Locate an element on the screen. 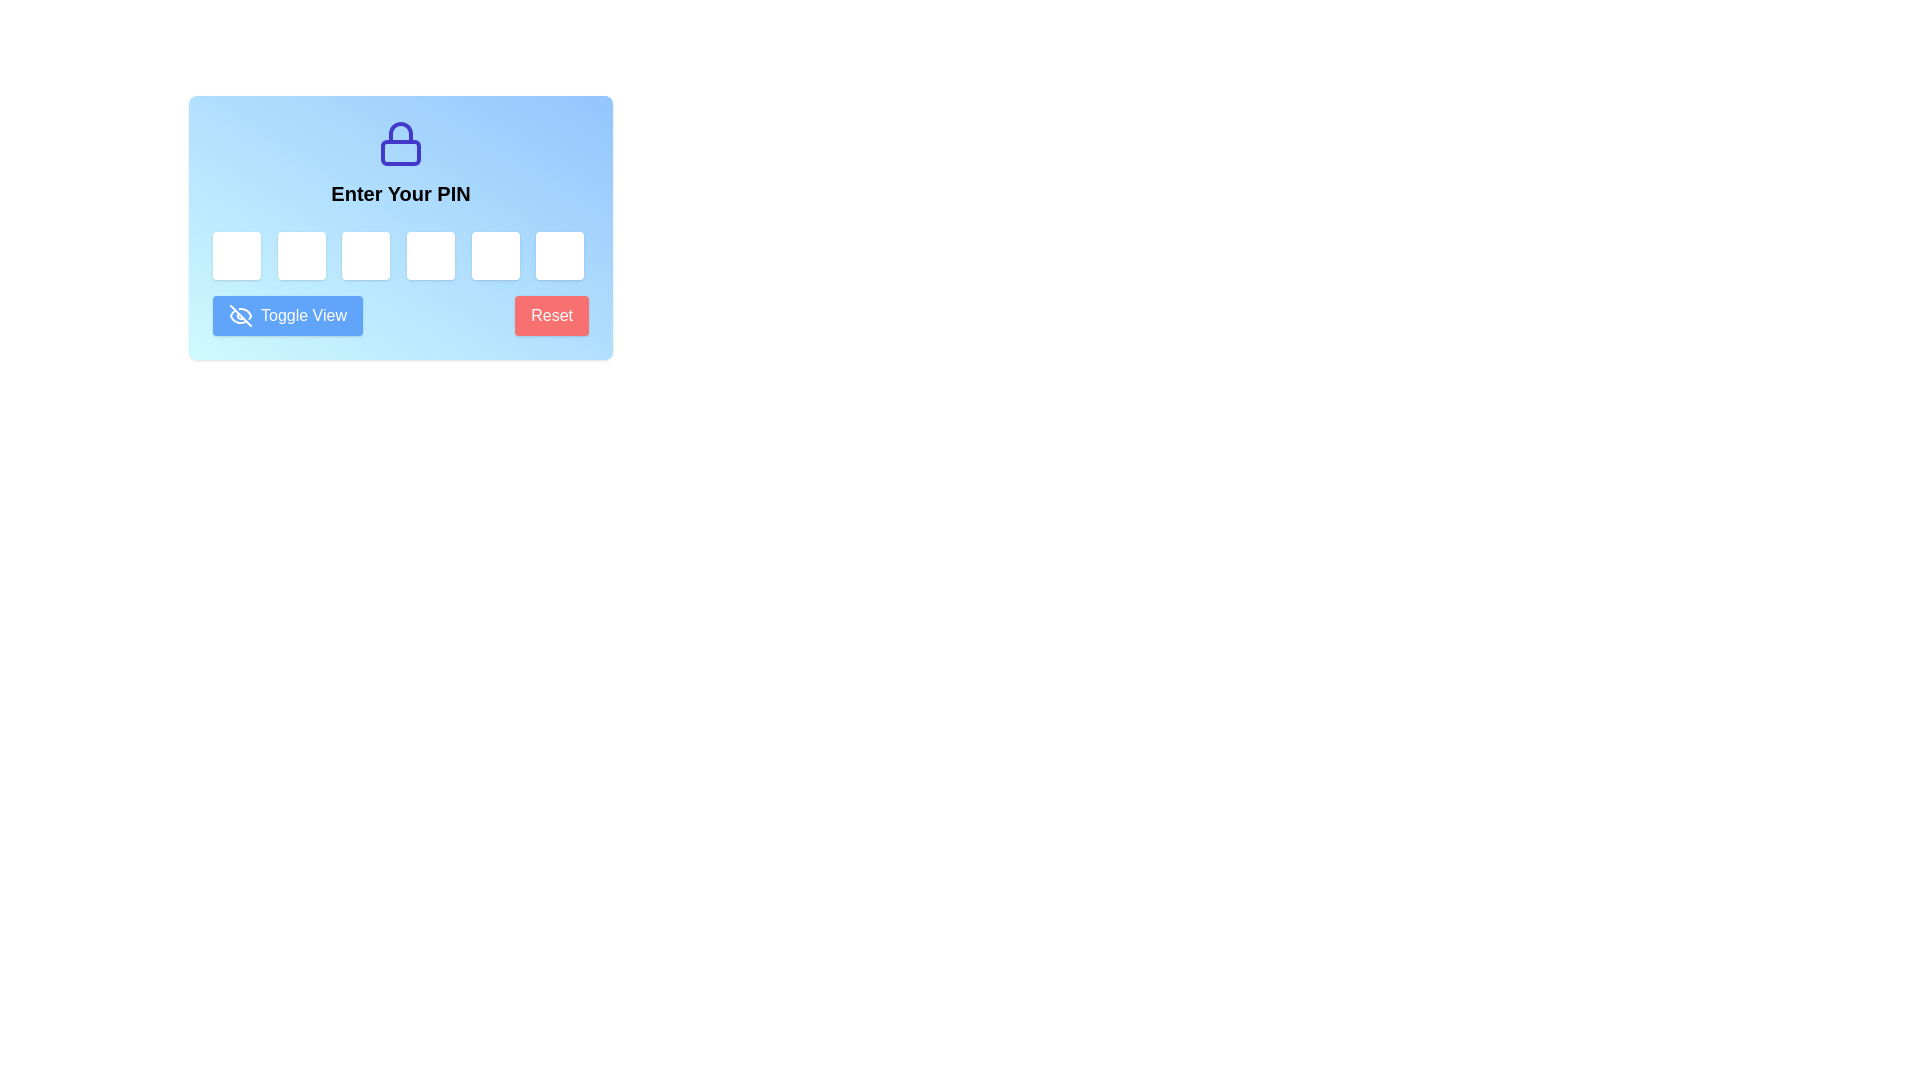  the second input box of the PIN code entry grid to trigger visual feedback is located at coordinates (300, 254).